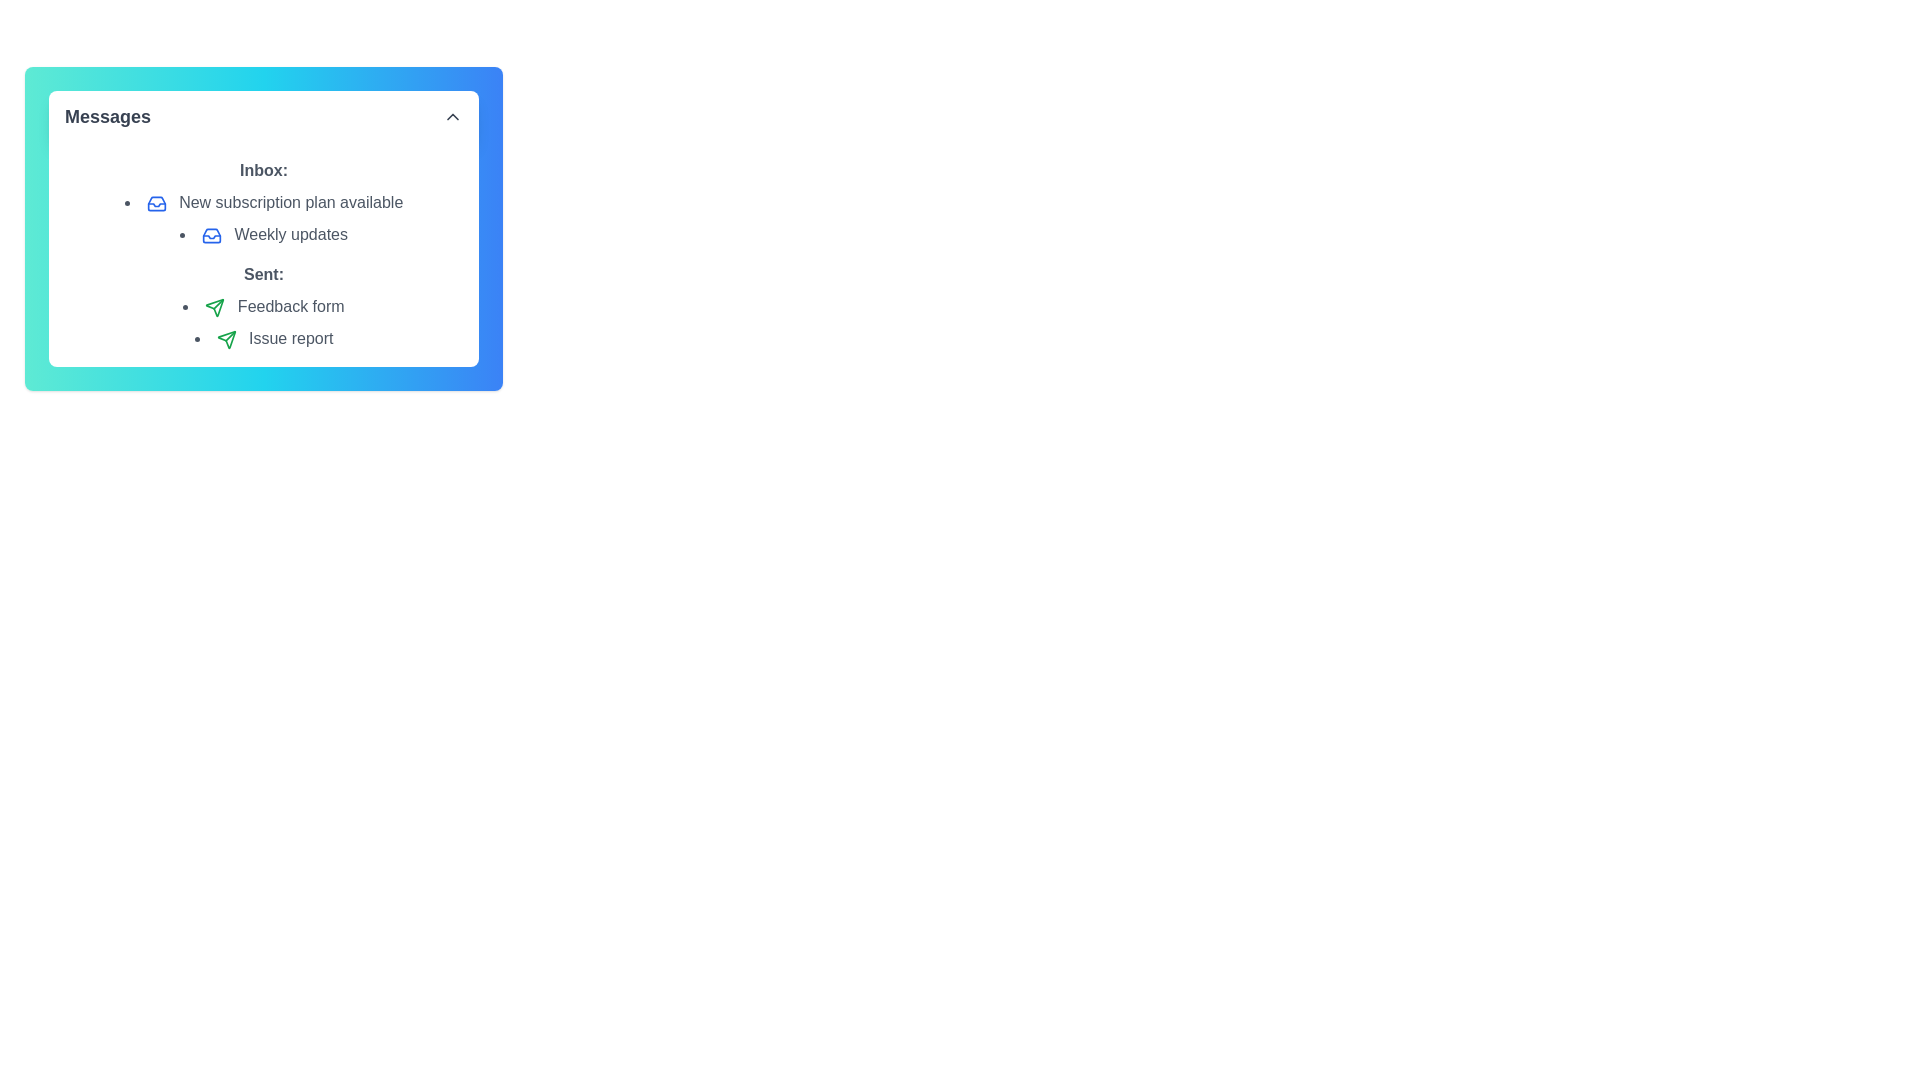  Describe the element at coordinates (226, 338) in the screenshot. I see `the representation of the 'Sent' messages icon, which is a green paper plane located in the 'Messages' section, just before the 'Feedback form' text` at that location.